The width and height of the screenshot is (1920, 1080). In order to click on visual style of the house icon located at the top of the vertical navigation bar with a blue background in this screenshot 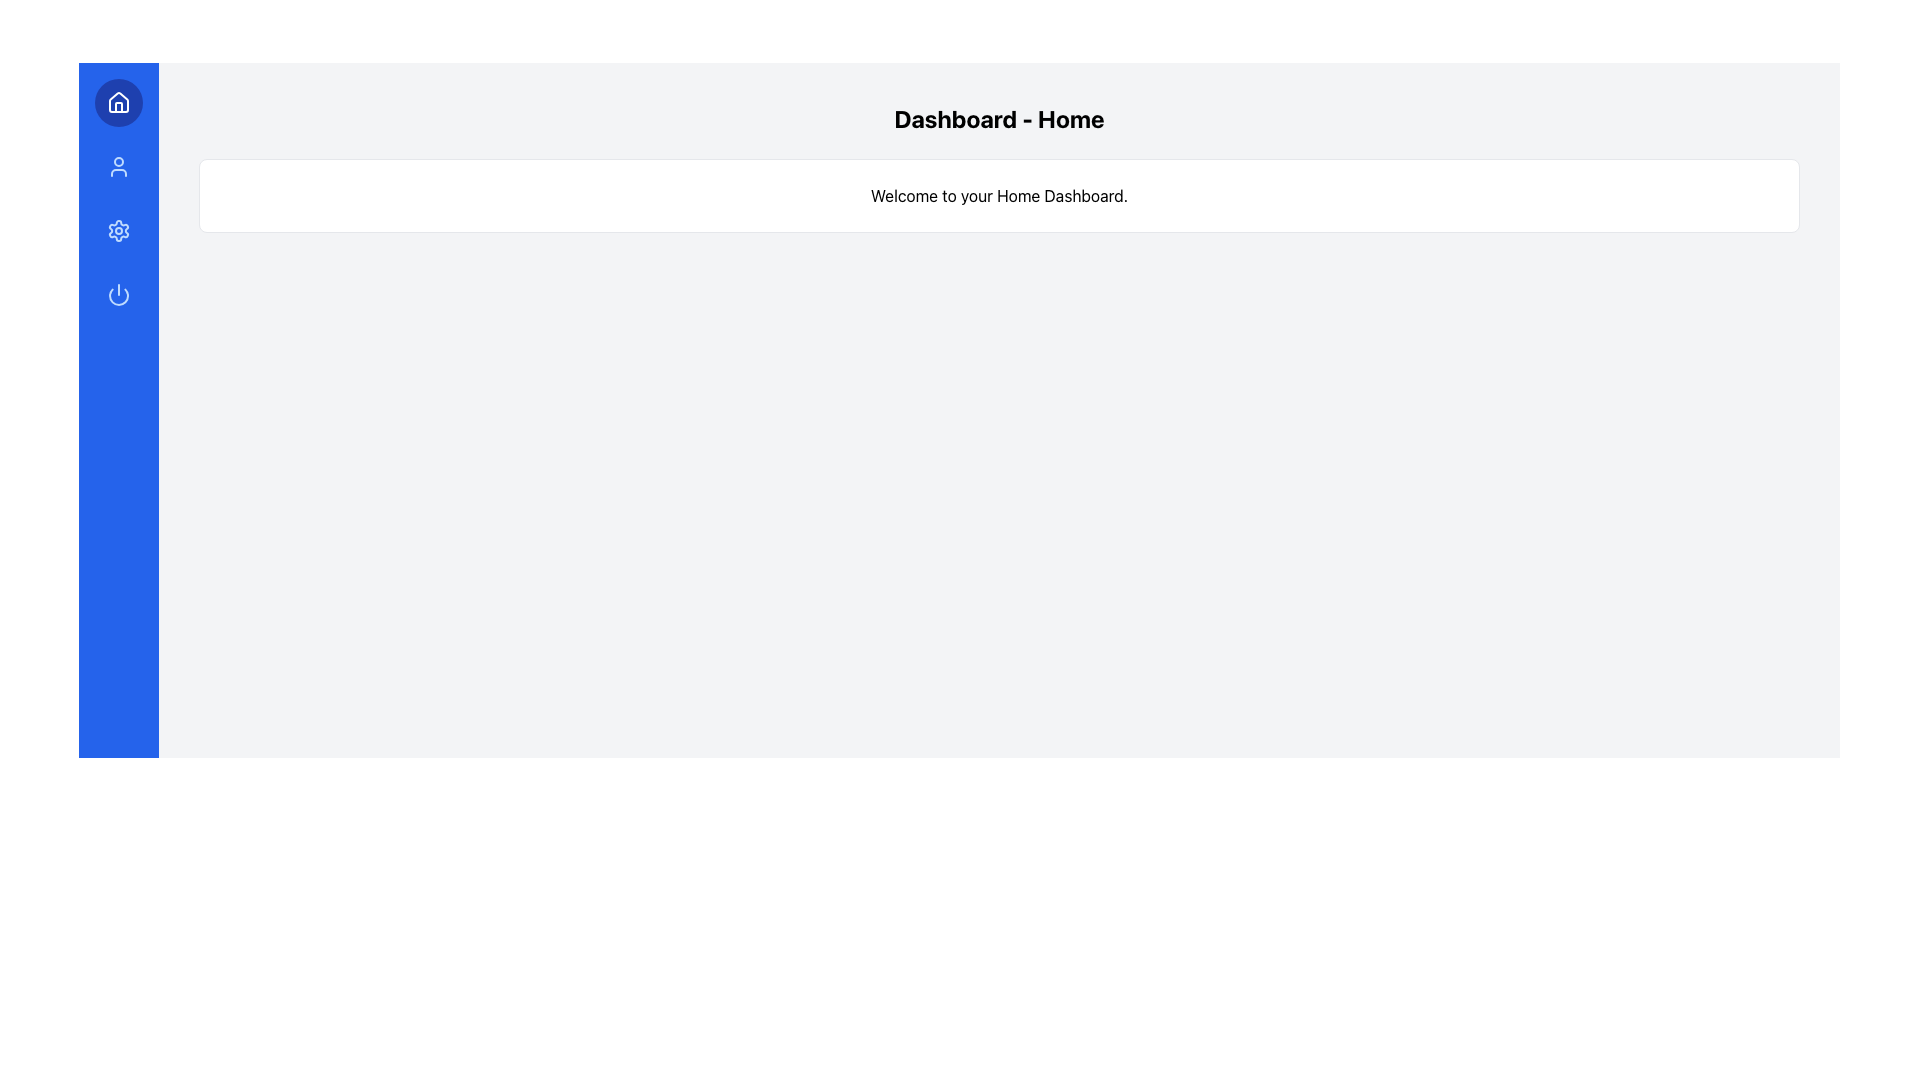, I will do `click(118, 101)`.